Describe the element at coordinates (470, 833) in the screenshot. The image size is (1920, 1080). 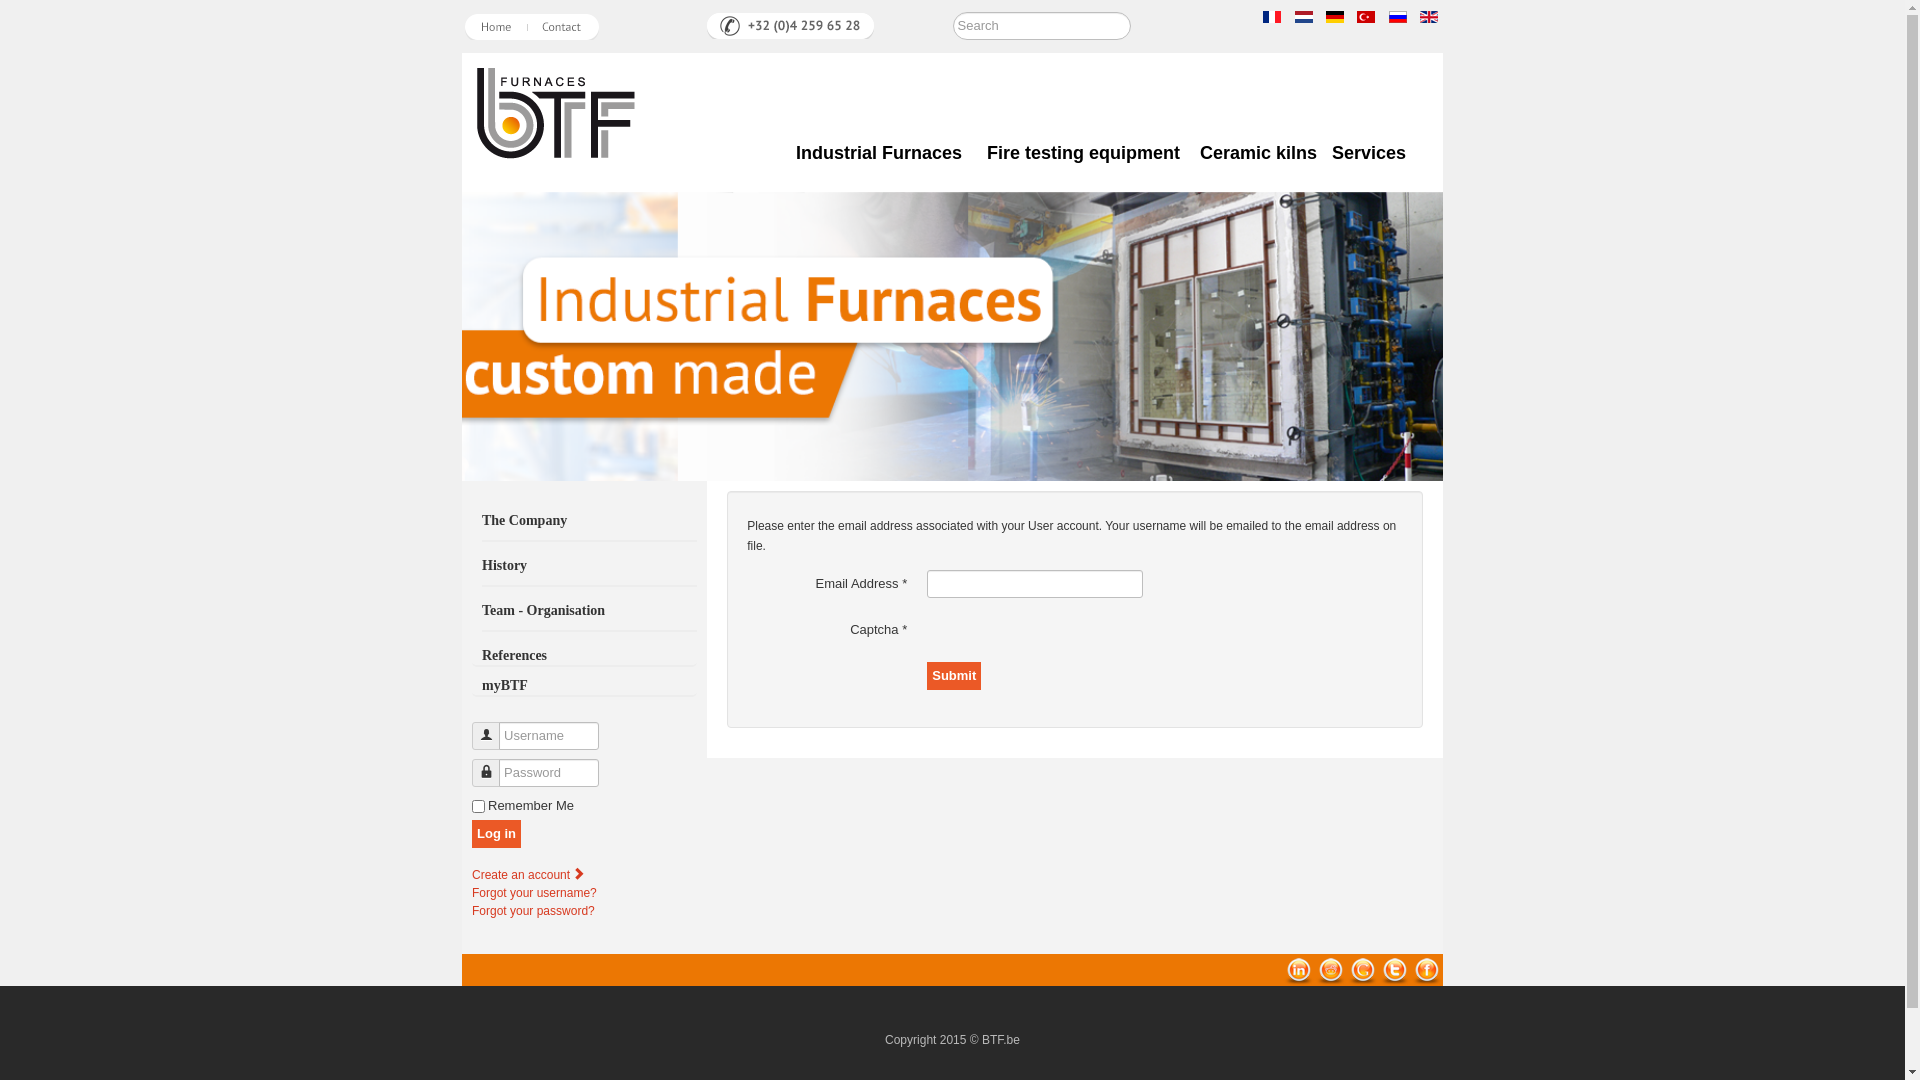
I see `'Log in'` at that location.